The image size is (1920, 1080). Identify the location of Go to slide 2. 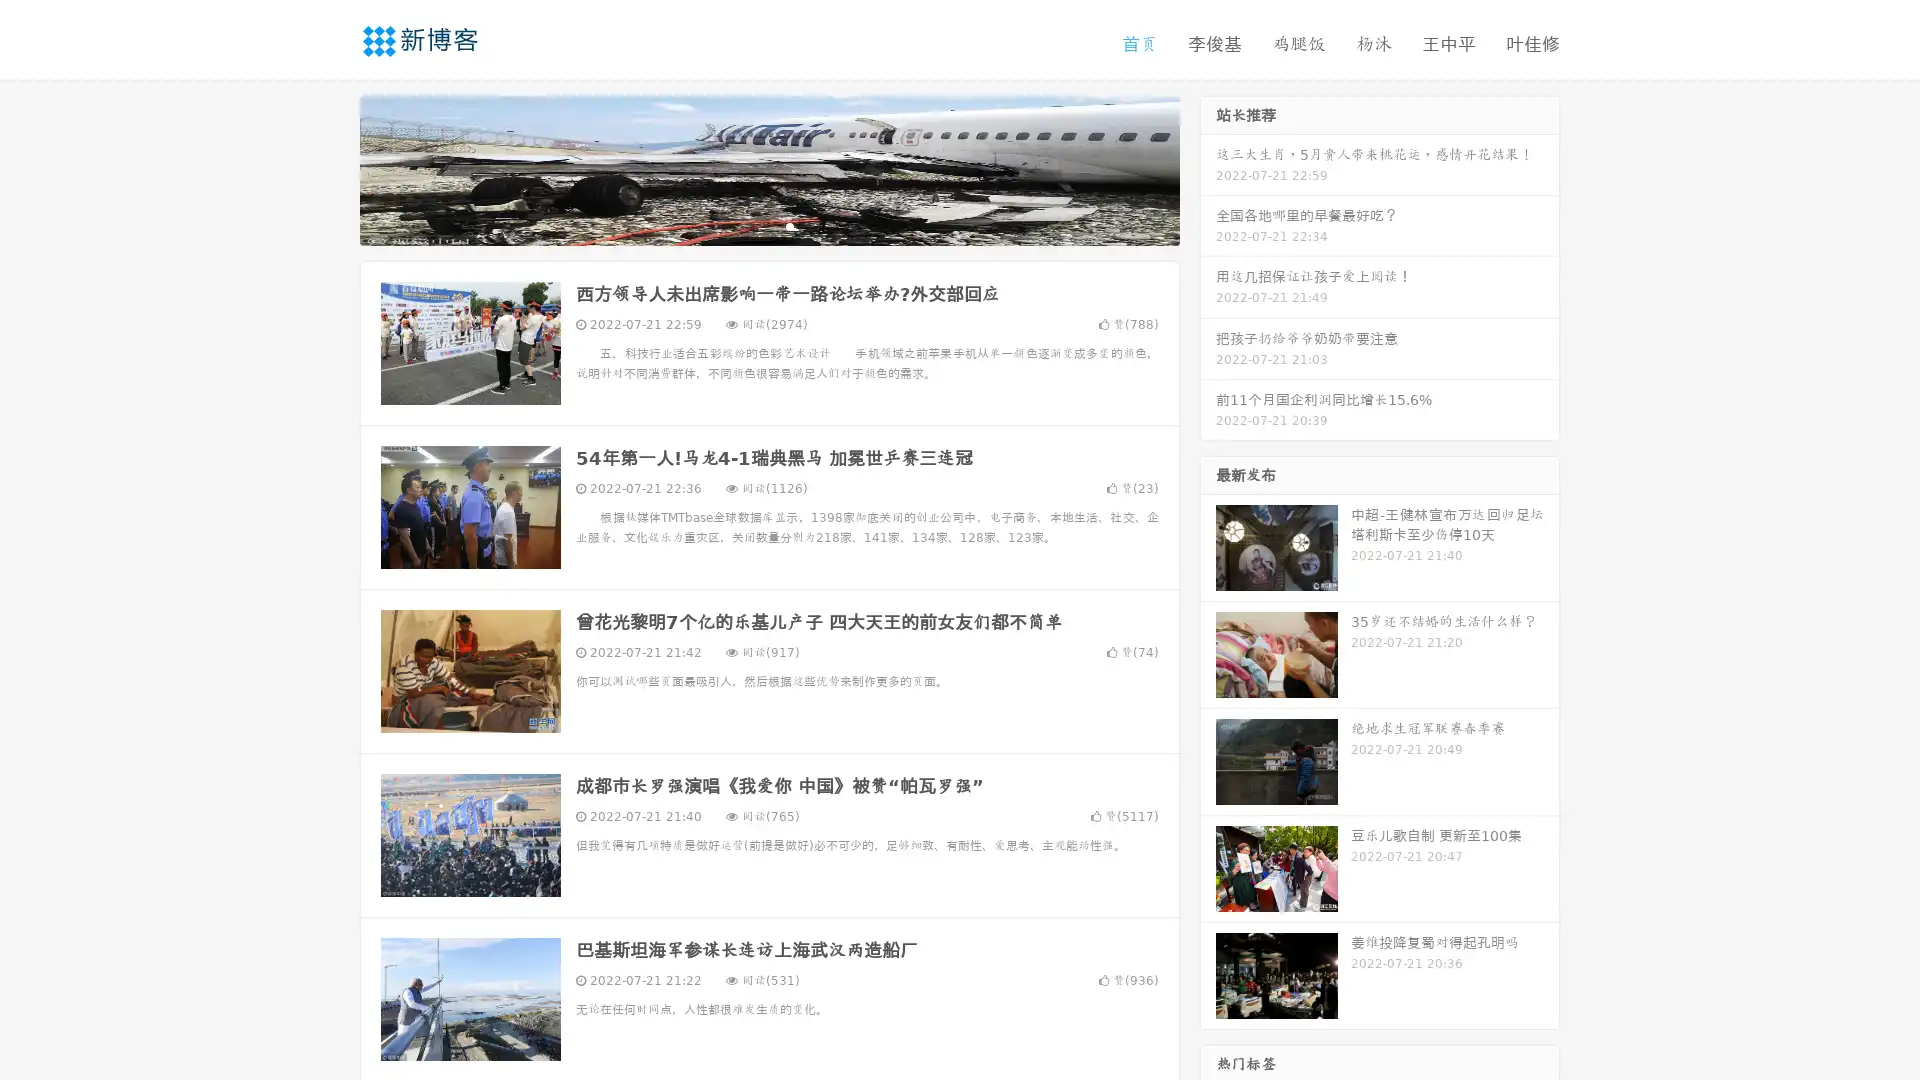
(768, 225).